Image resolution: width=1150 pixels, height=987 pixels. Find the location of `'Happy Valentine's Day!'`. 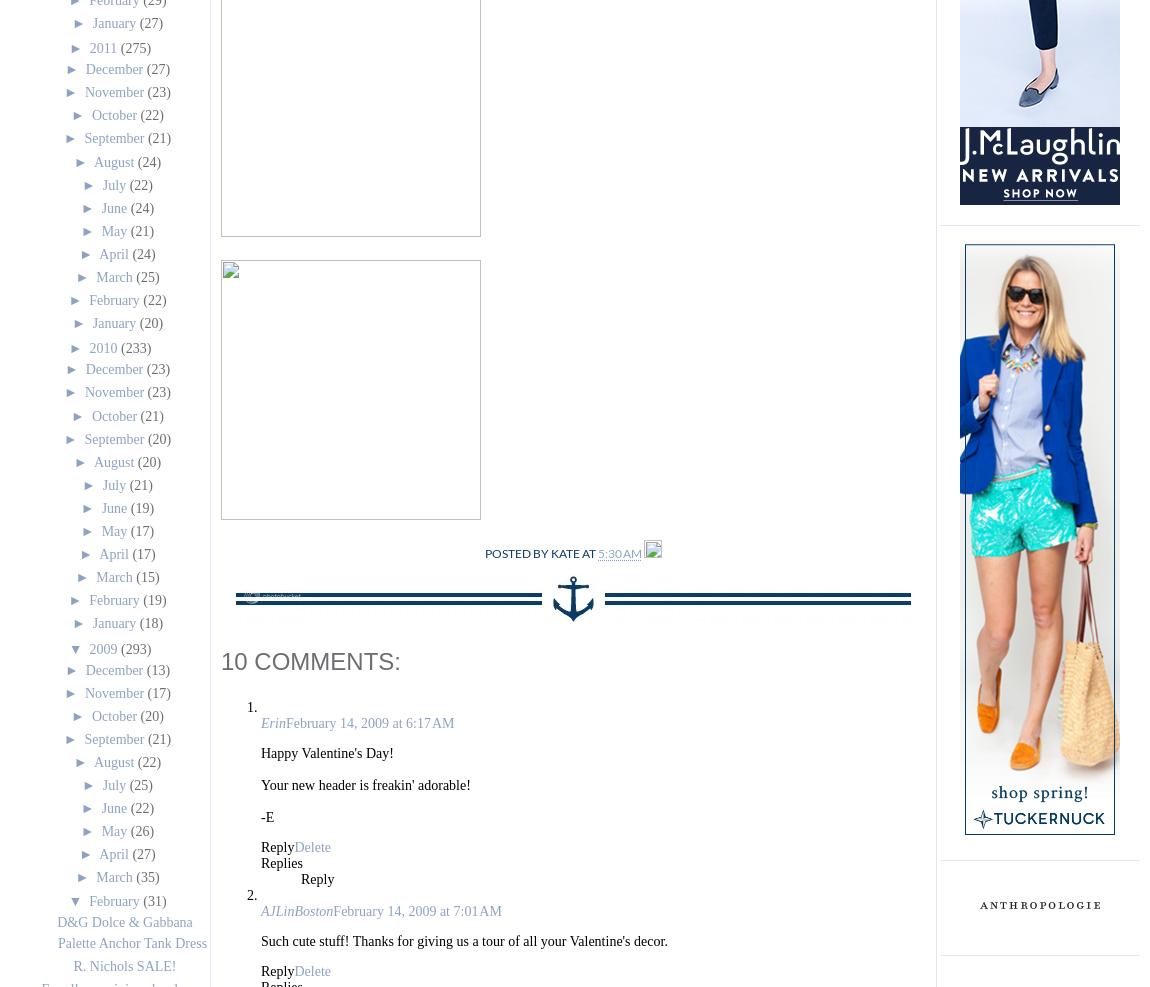

'Happy Valentine's Day!' is located at coordinates (326, 752).